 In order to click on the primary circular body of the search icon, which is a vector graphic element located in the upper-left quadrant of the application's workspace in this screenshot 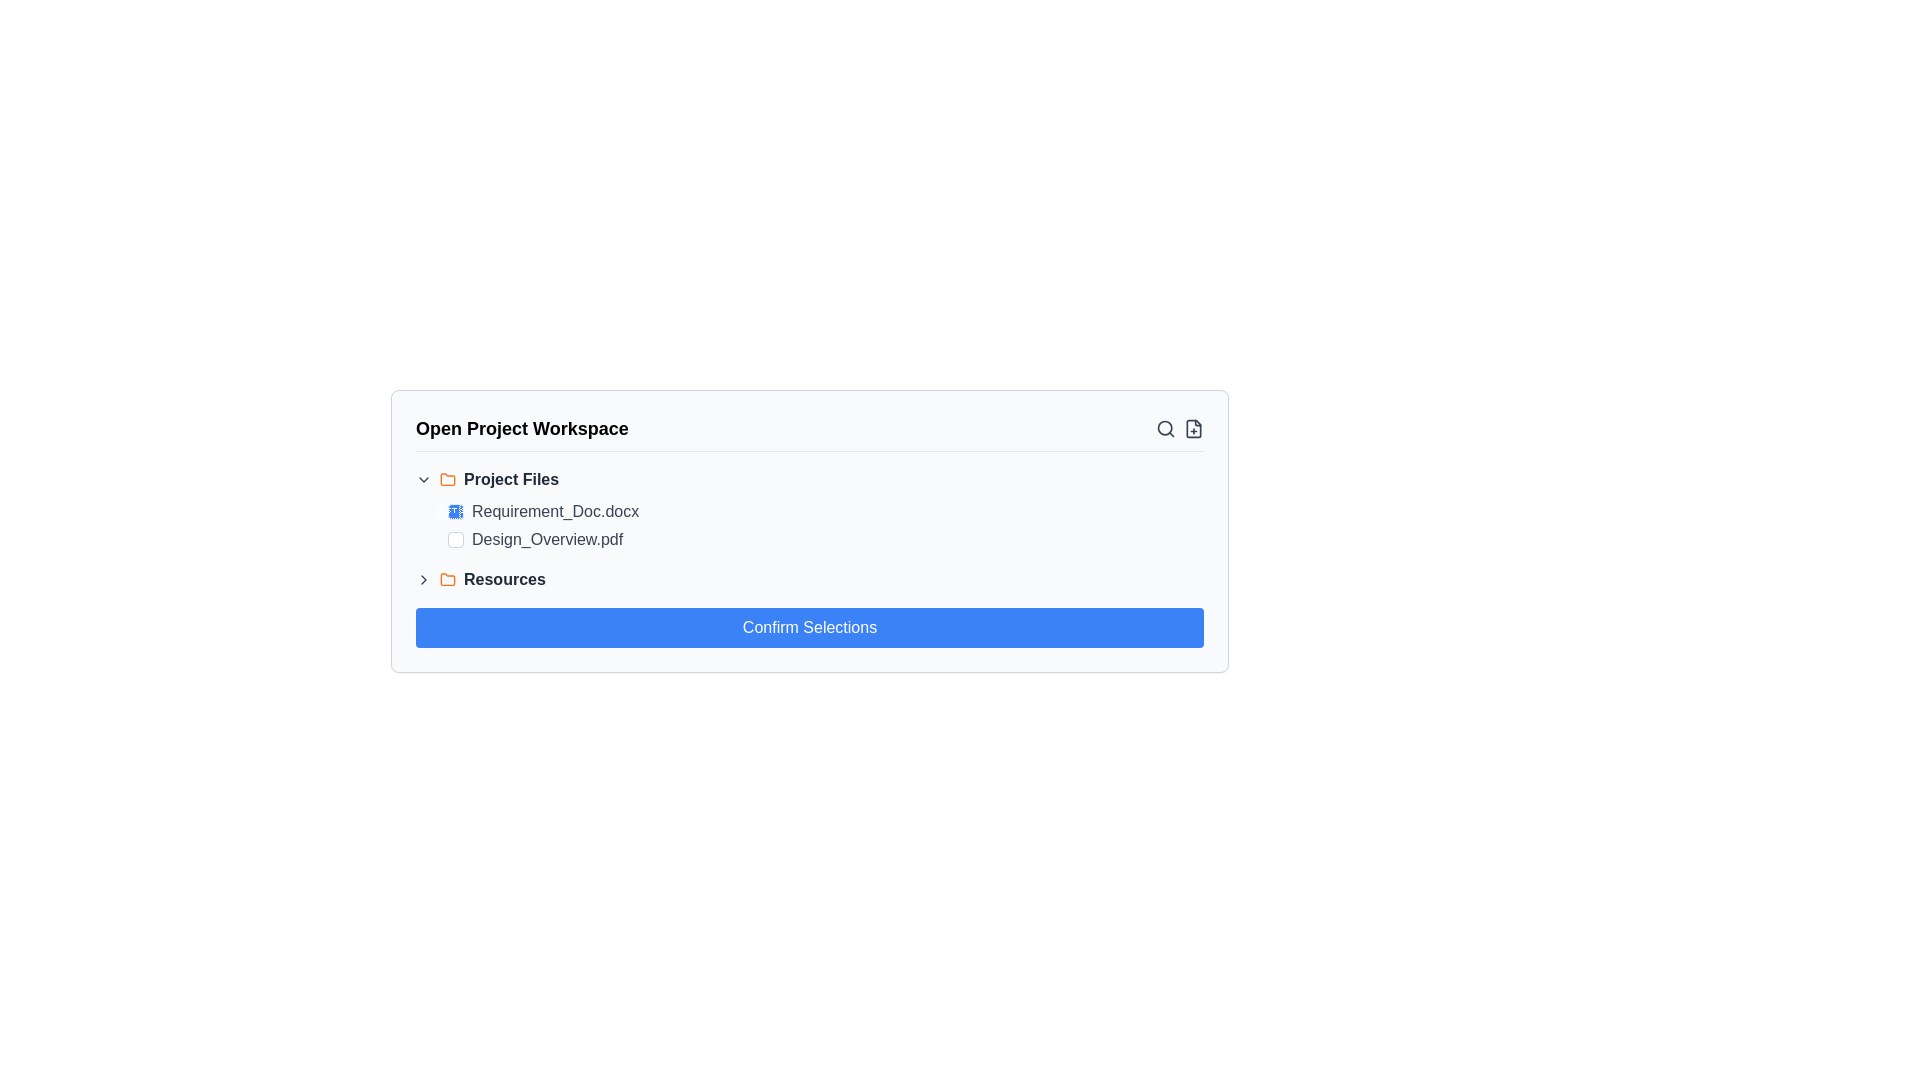, I will do `click(1165, 427)`.